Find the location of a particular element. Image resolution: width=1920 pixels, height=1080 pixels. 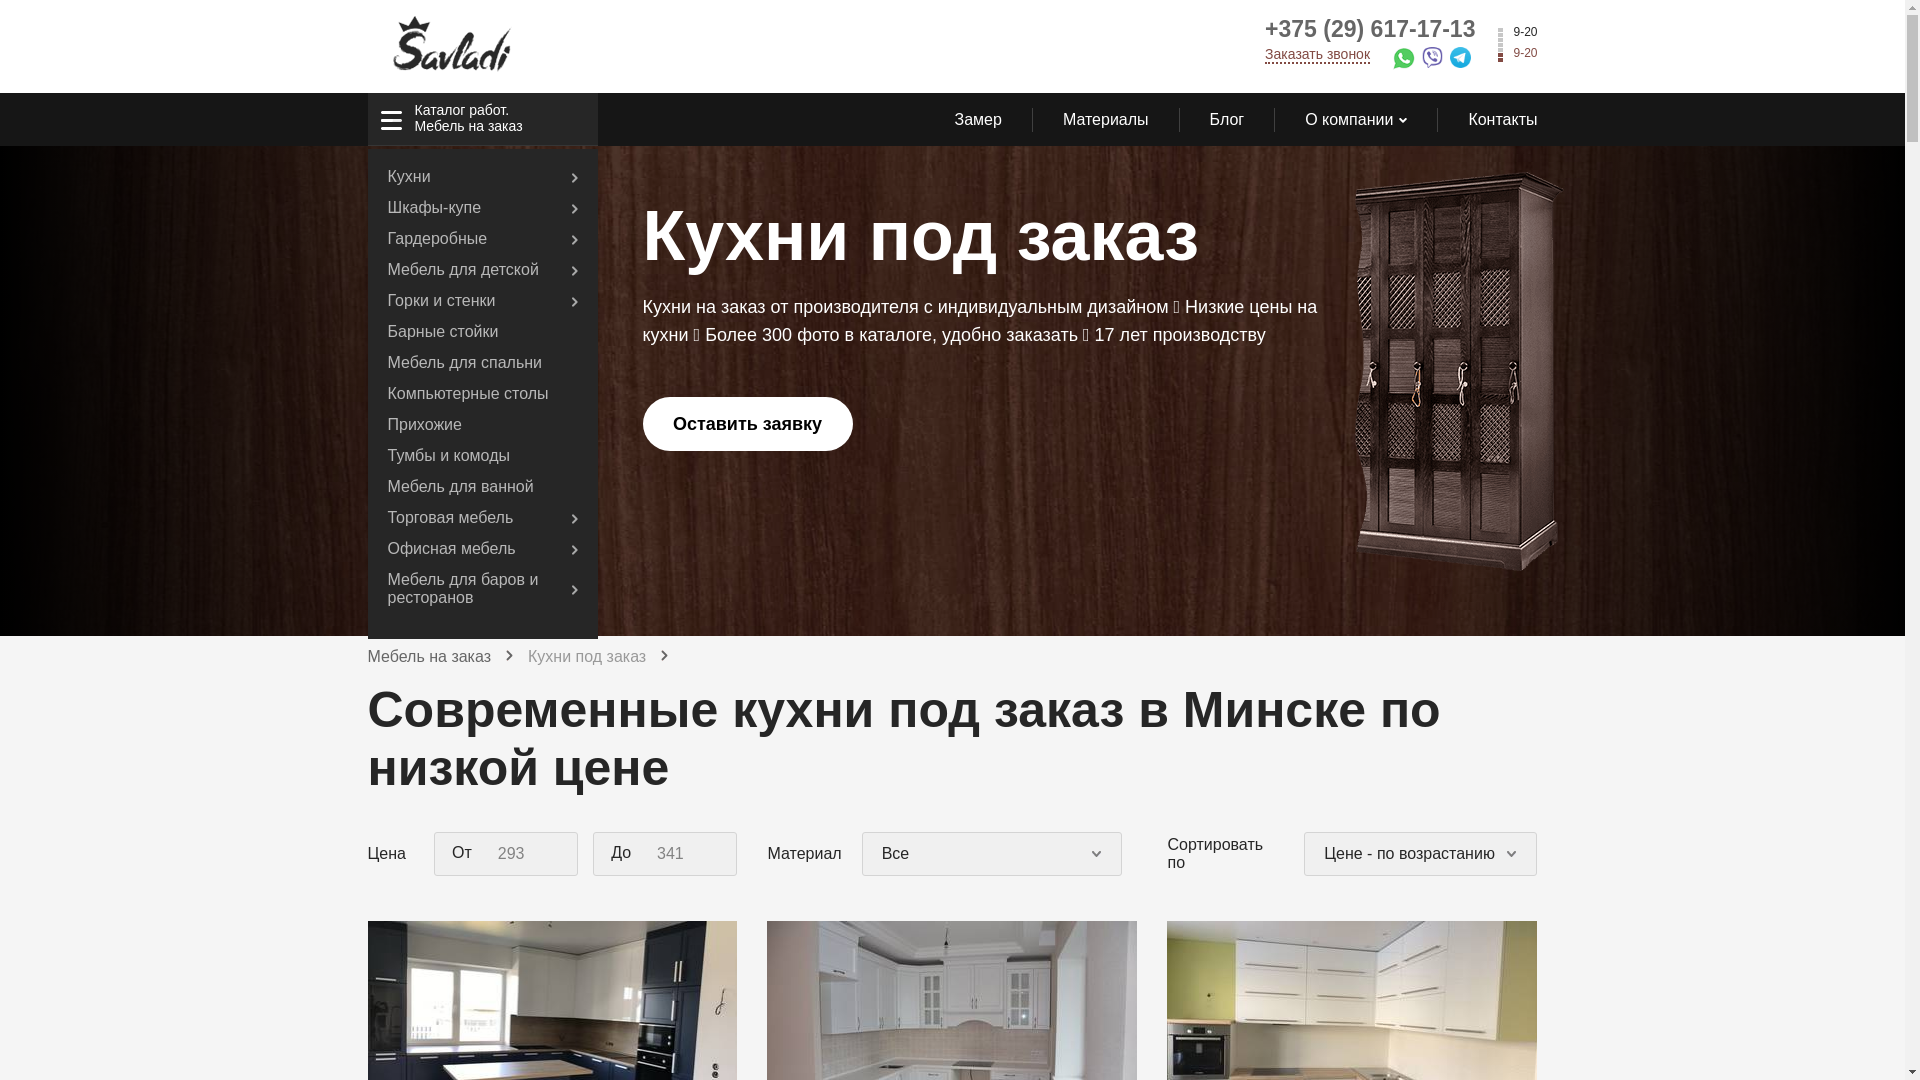

'whatsapp' is located at coordinates (1391, 61).